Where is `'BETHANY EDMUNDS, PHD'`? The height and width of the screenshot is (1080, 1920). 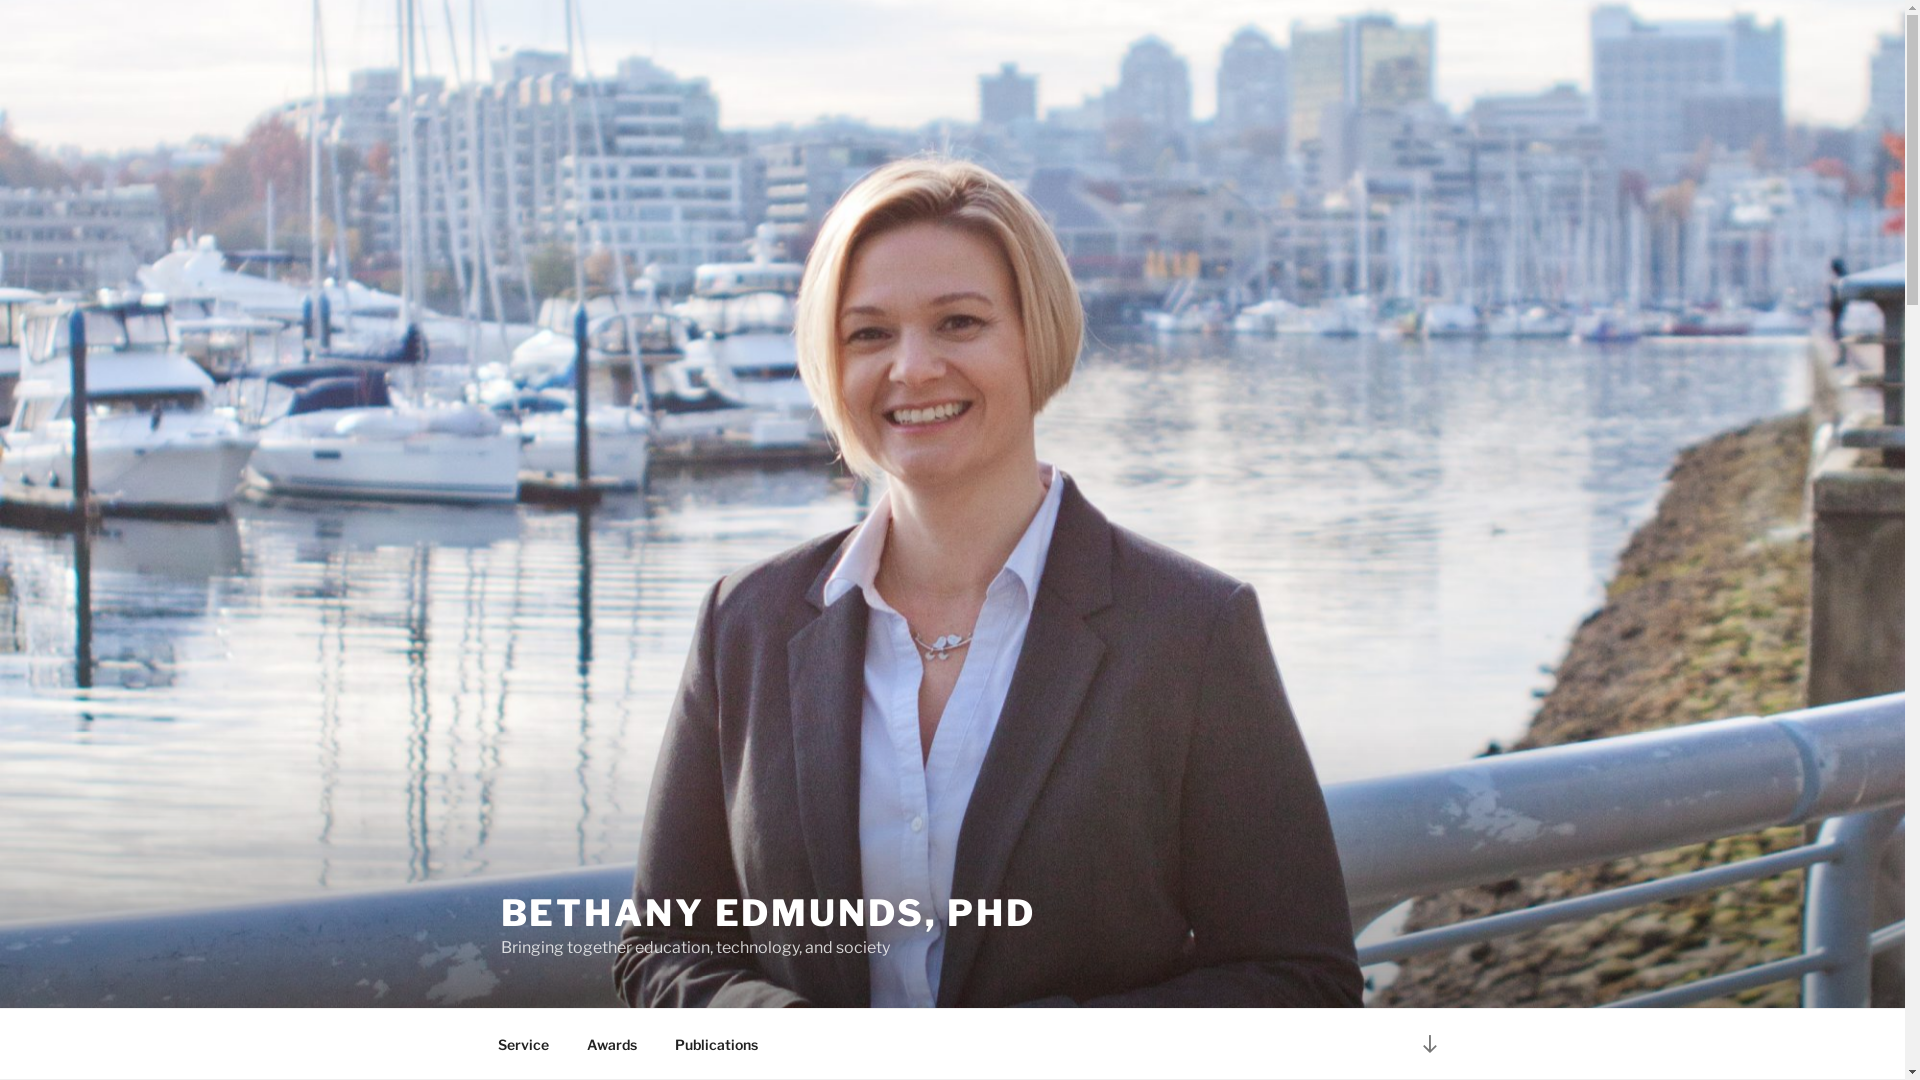
'BETHANY EDMUNDS, PHD' is located at coordinates (767, 913).